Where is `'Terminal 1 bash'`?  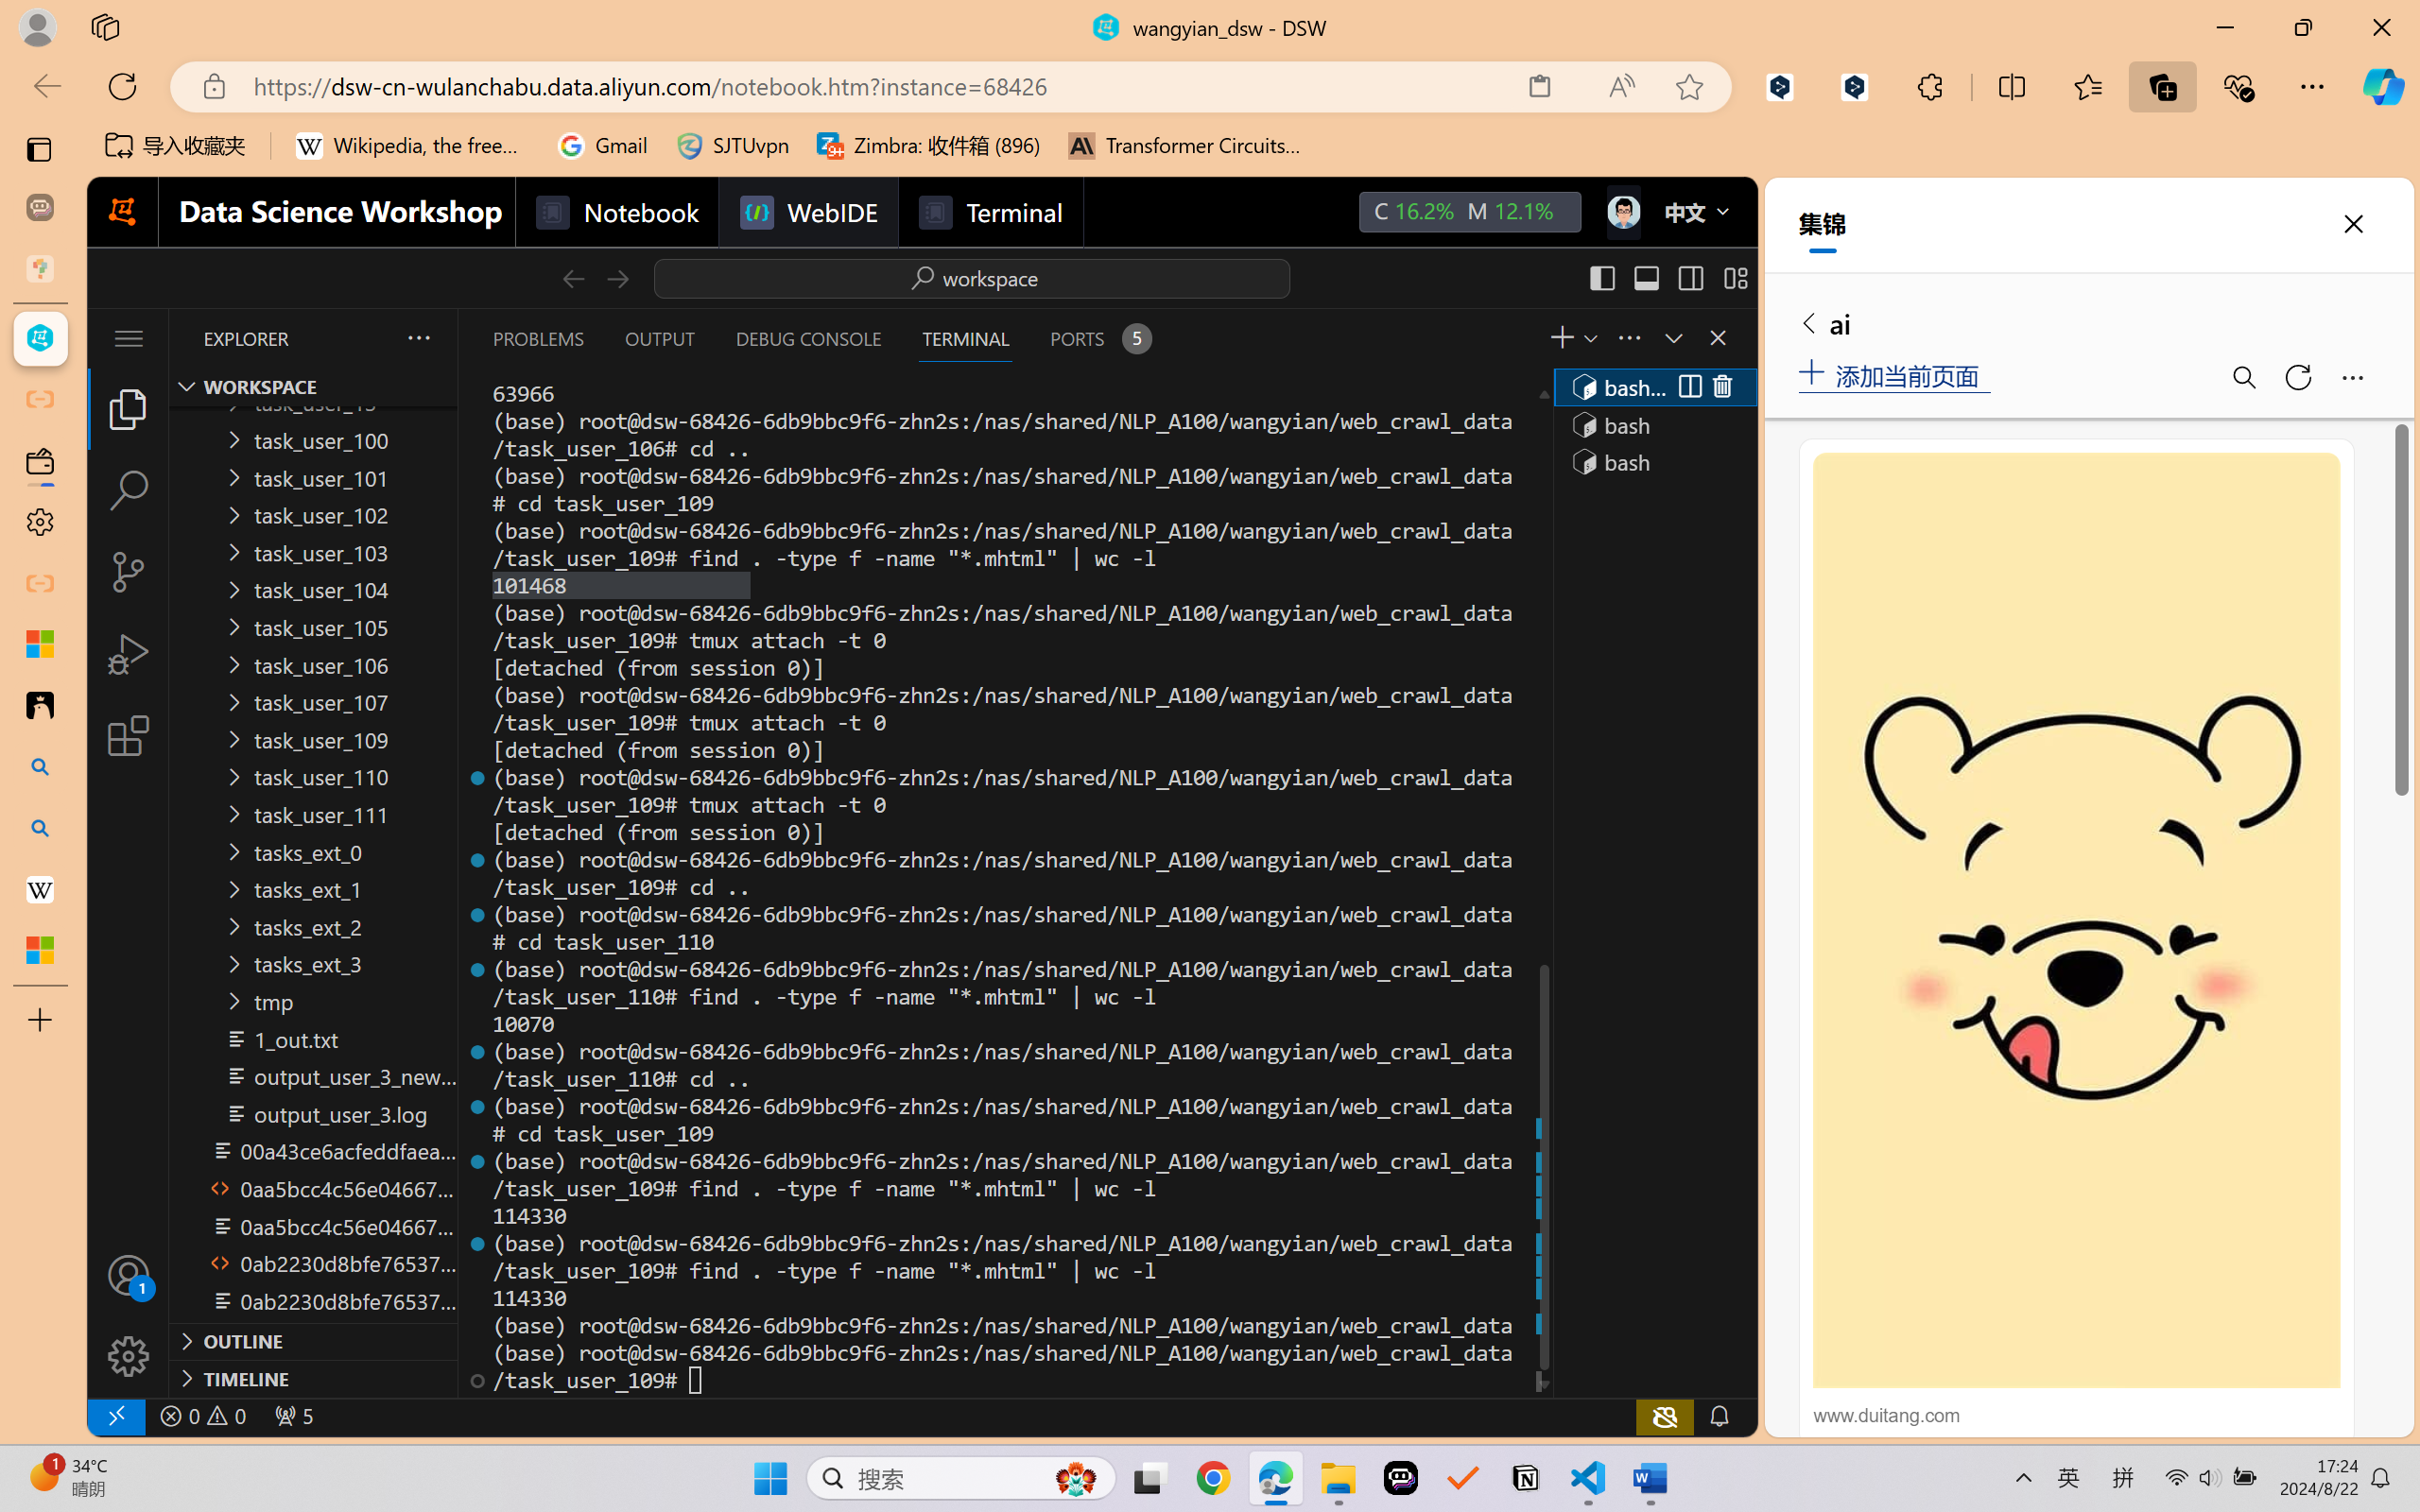
'Terminal 1 bash' is located at coordinates (1652, 386).